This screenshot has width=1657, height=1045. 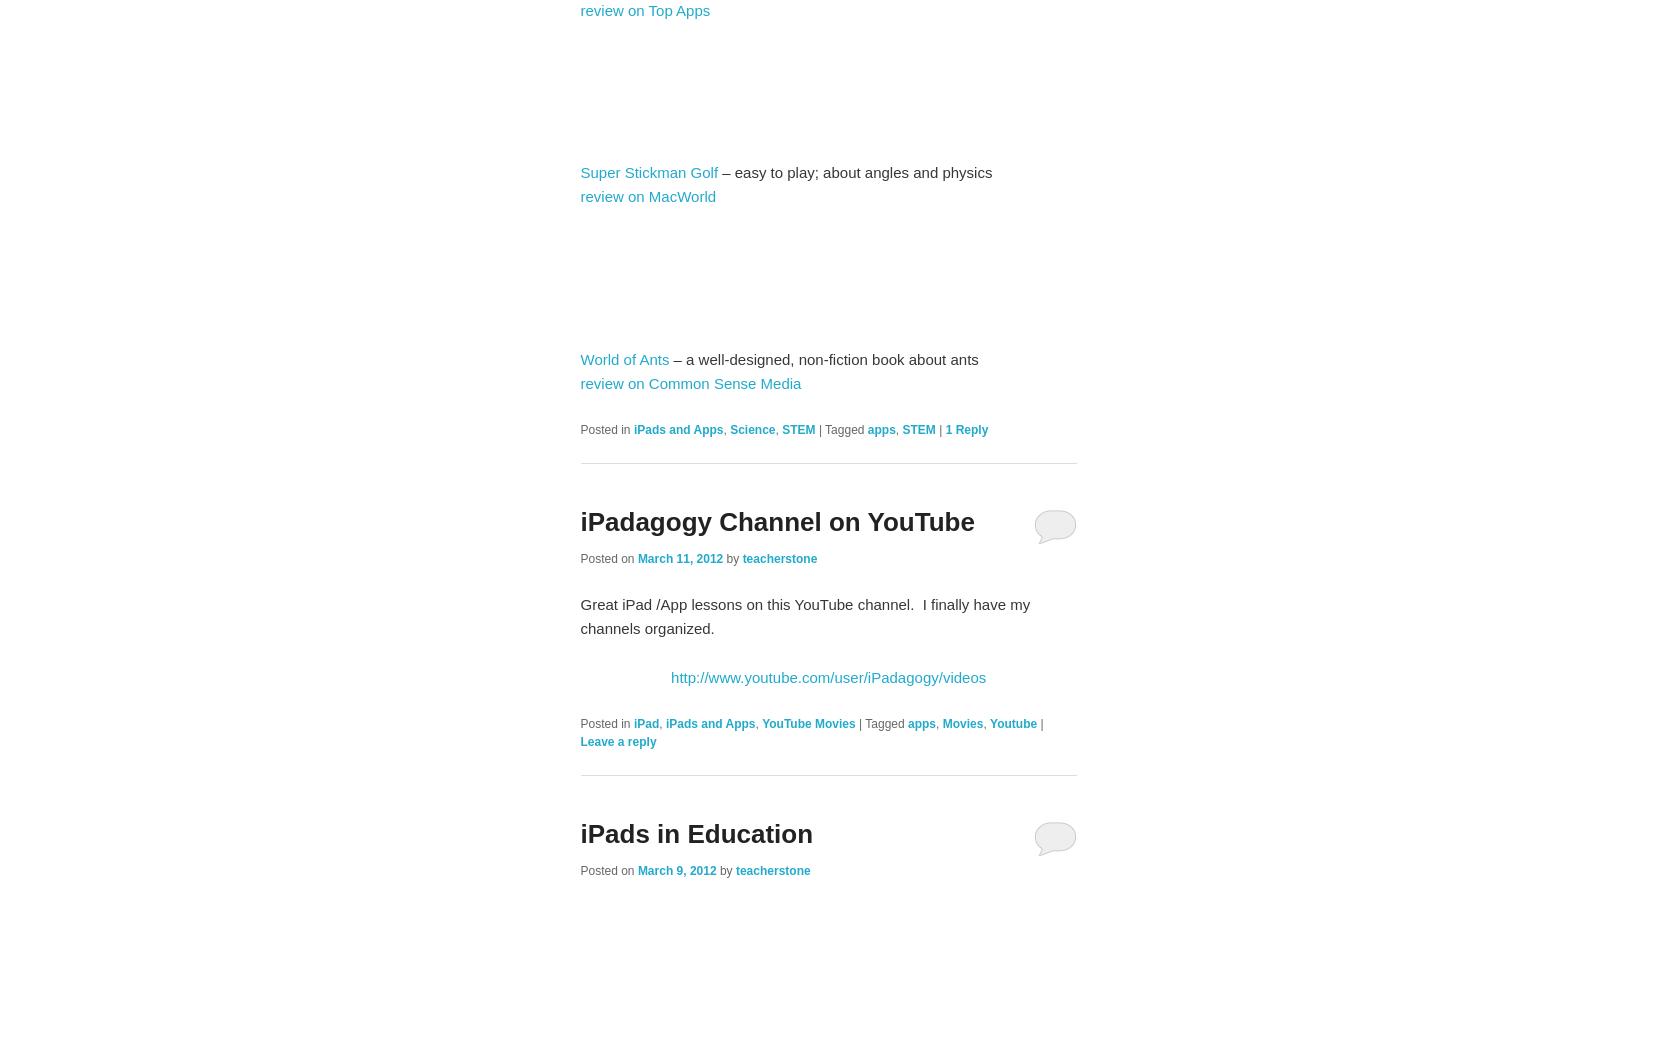 I want to click on 'Reply', so click(x=951, y=428).